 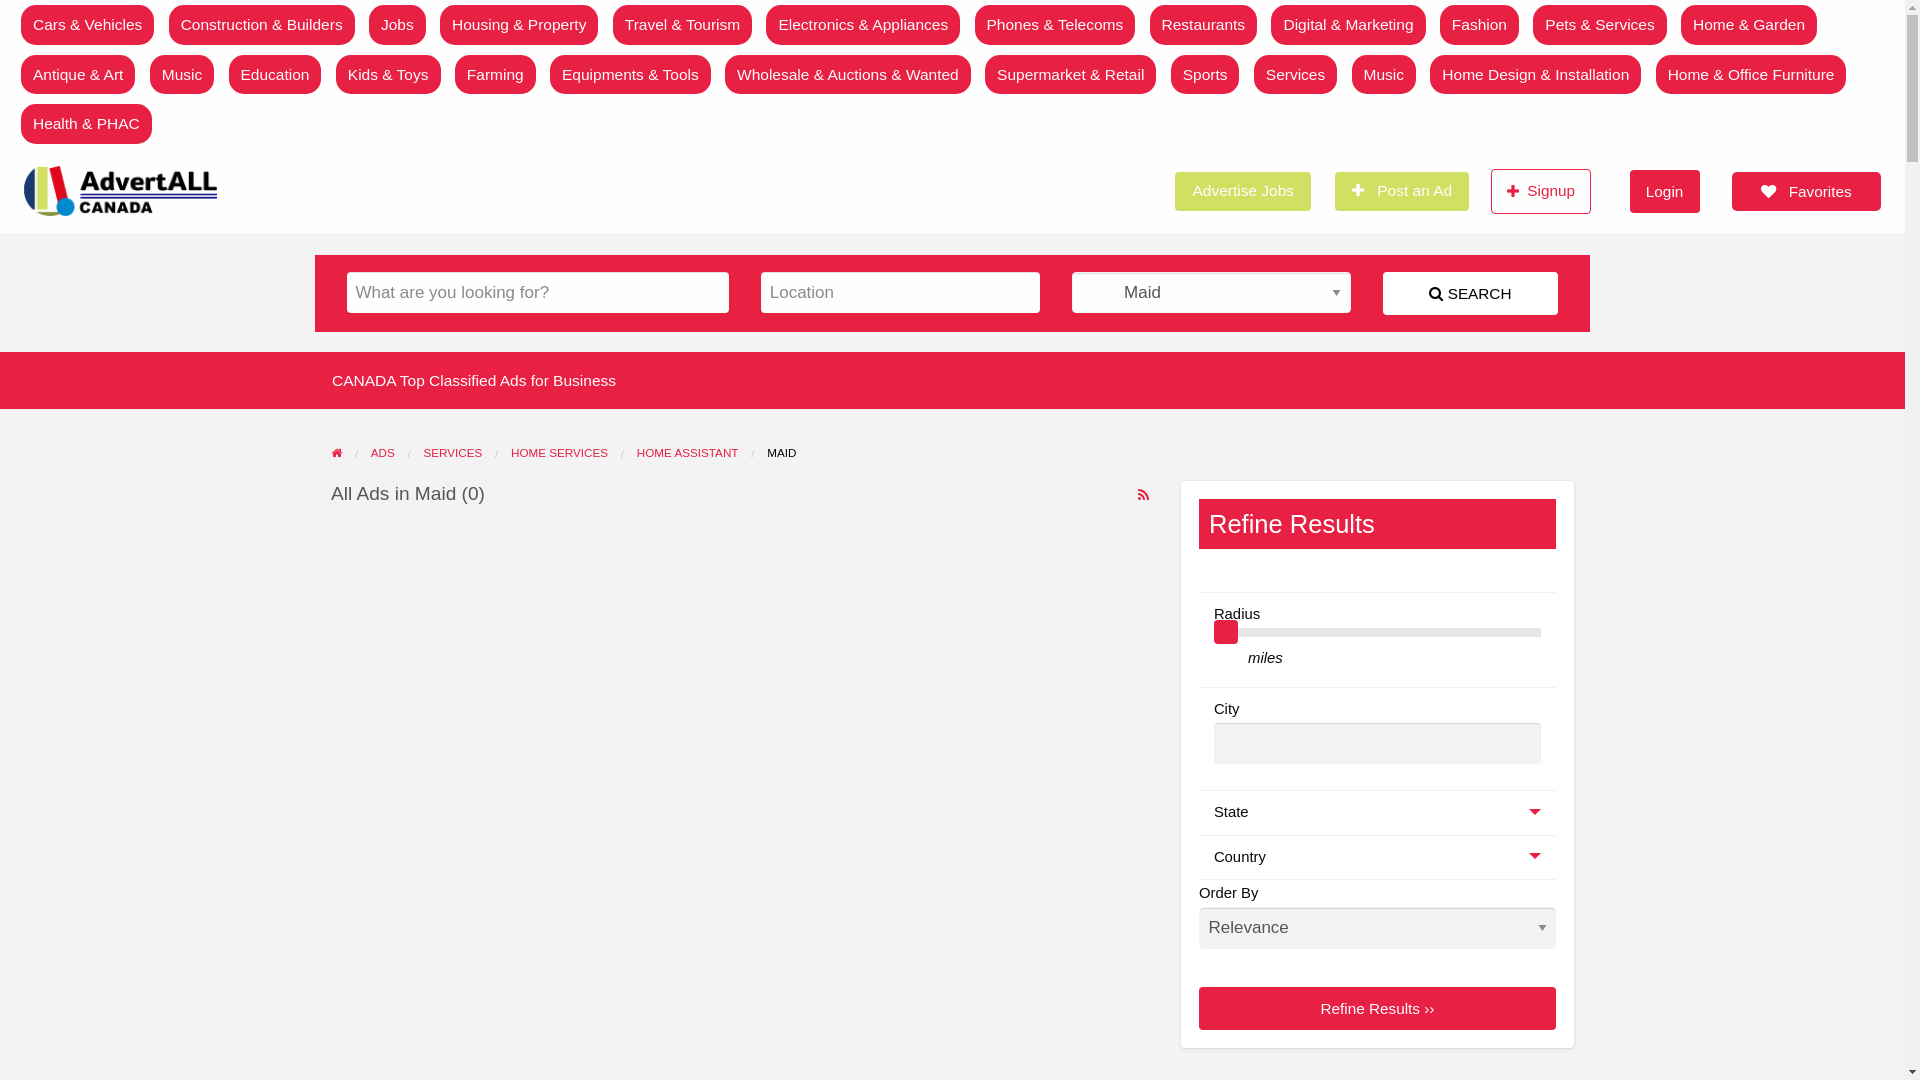 I want to click on 'RSS Feed for ad tag Maid', so click(x=1143, y=494).